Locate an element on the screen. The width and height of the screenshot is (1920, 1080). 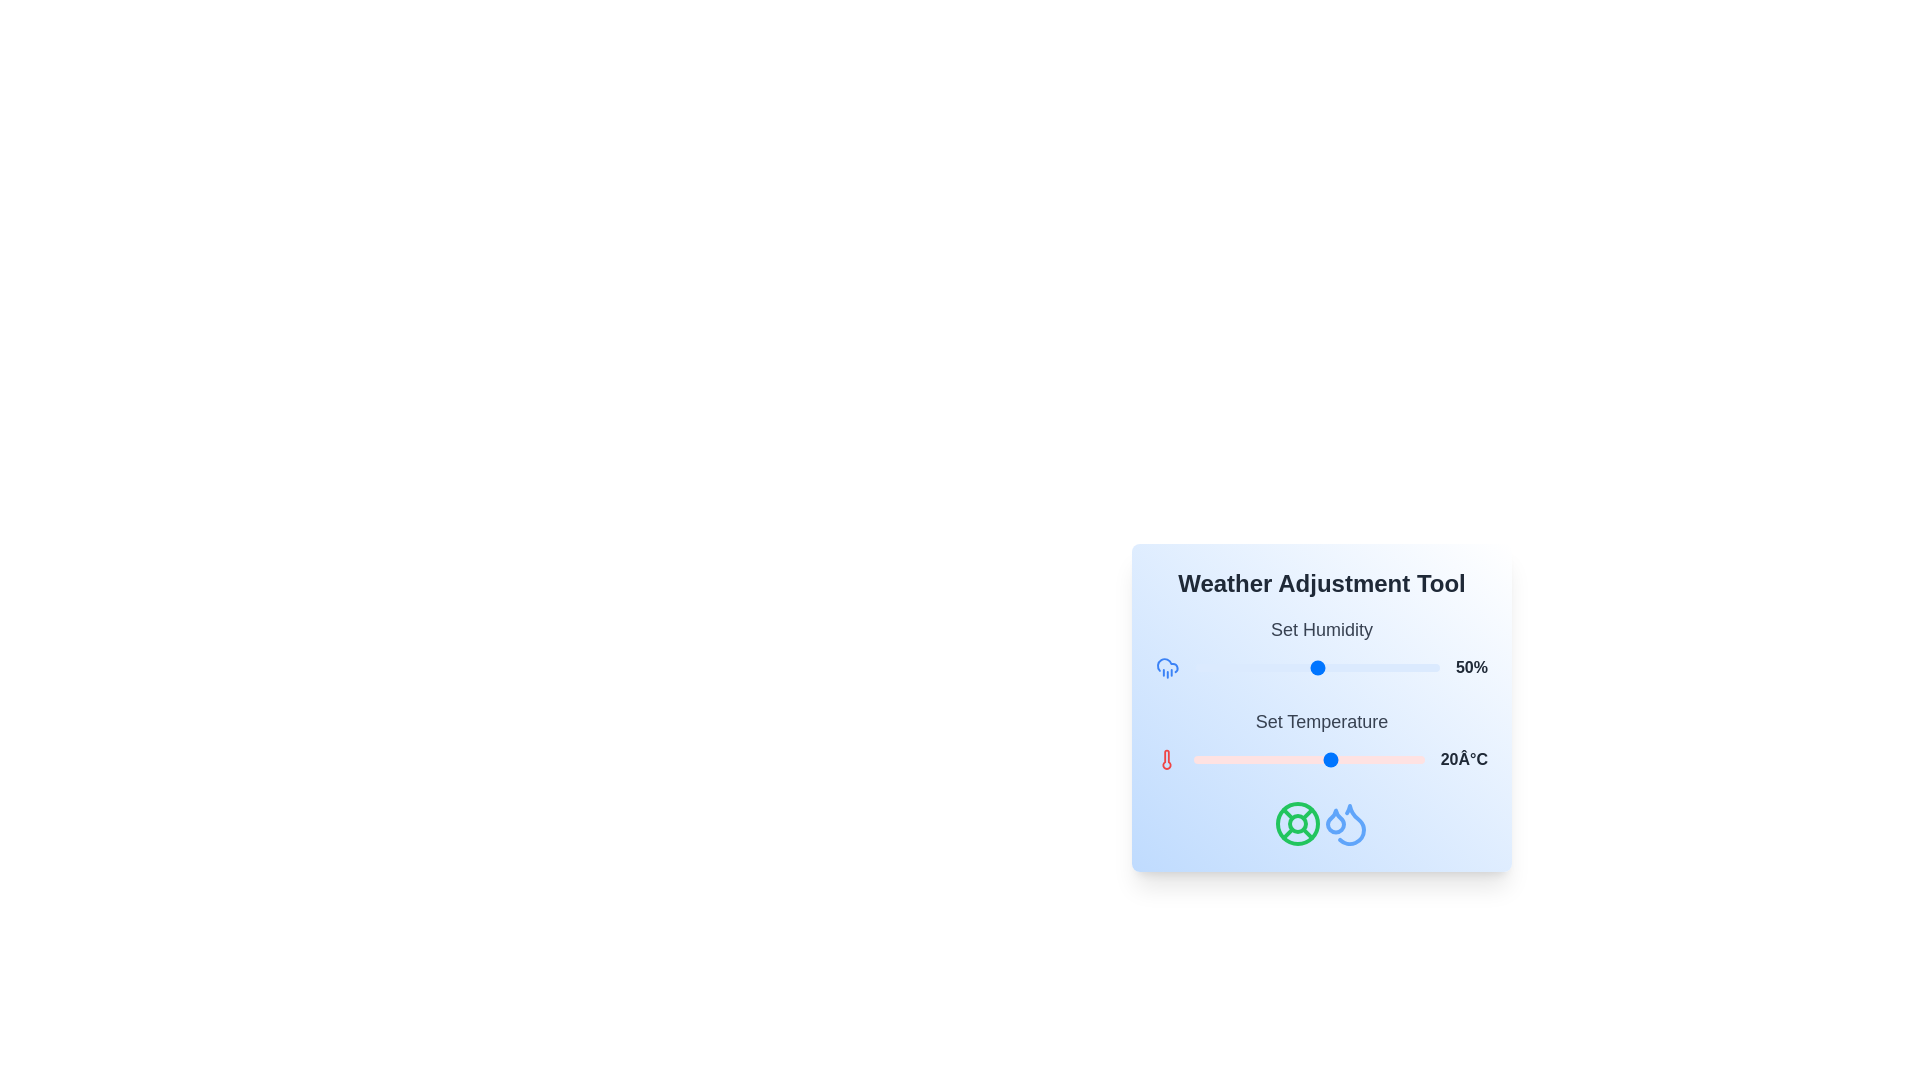
the humidity slider to 56% is located at coordinates (1332, 667).